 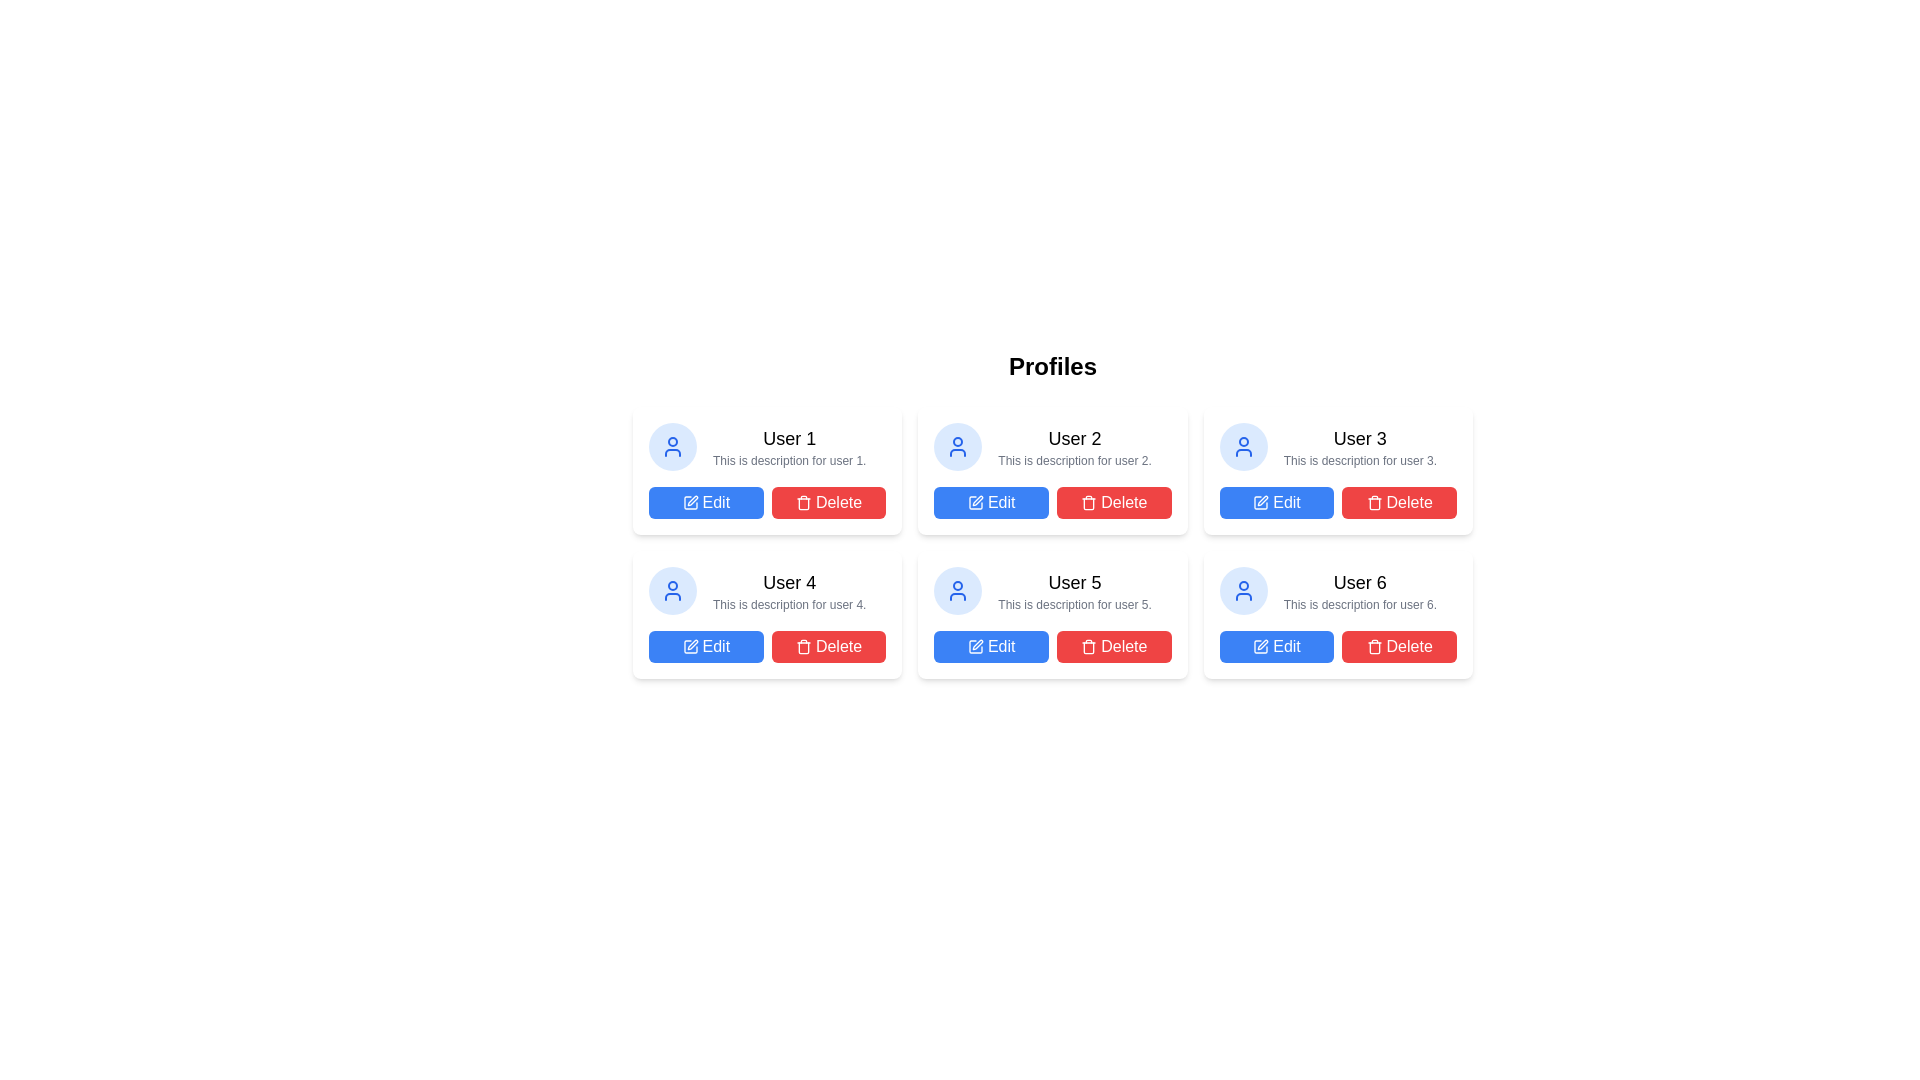 I want to click on the delete button located to the right of the blue 'Edit' button within the user profile card for User 3, so click(x=1398, y=501).